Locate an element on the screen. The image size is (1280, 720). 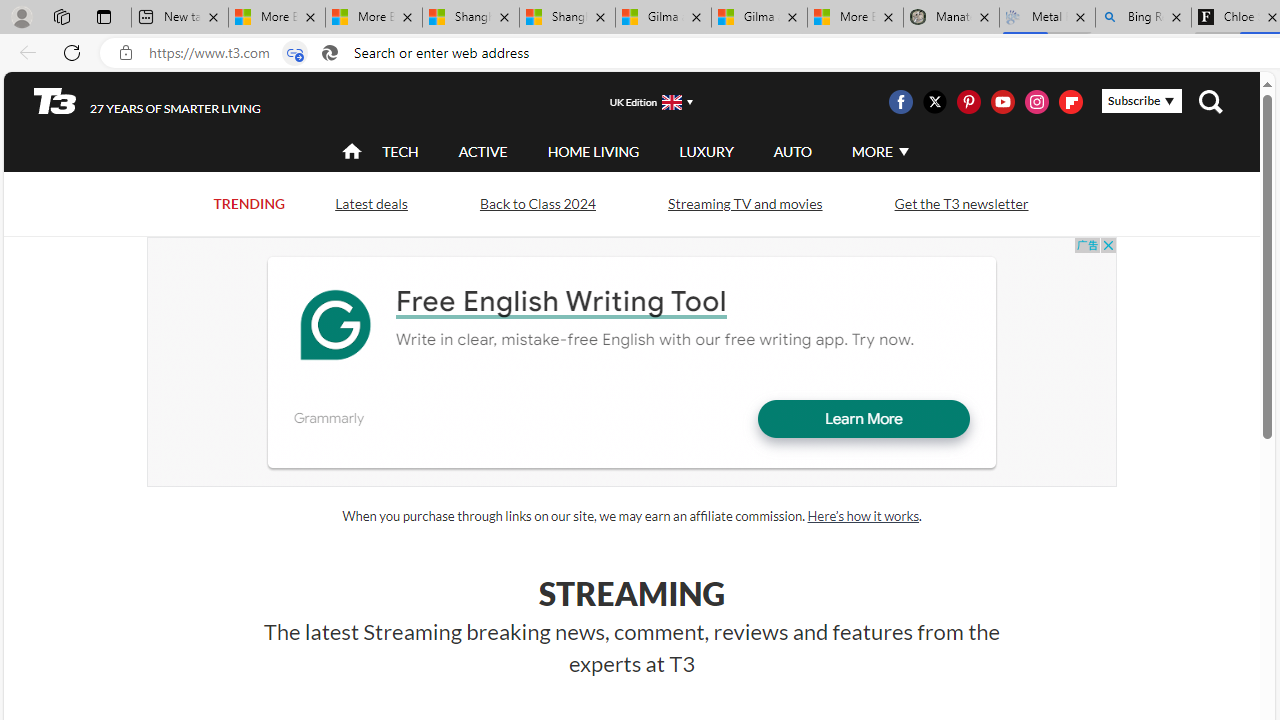
'Class: navigation__item' is located at coordinates (350, 150).